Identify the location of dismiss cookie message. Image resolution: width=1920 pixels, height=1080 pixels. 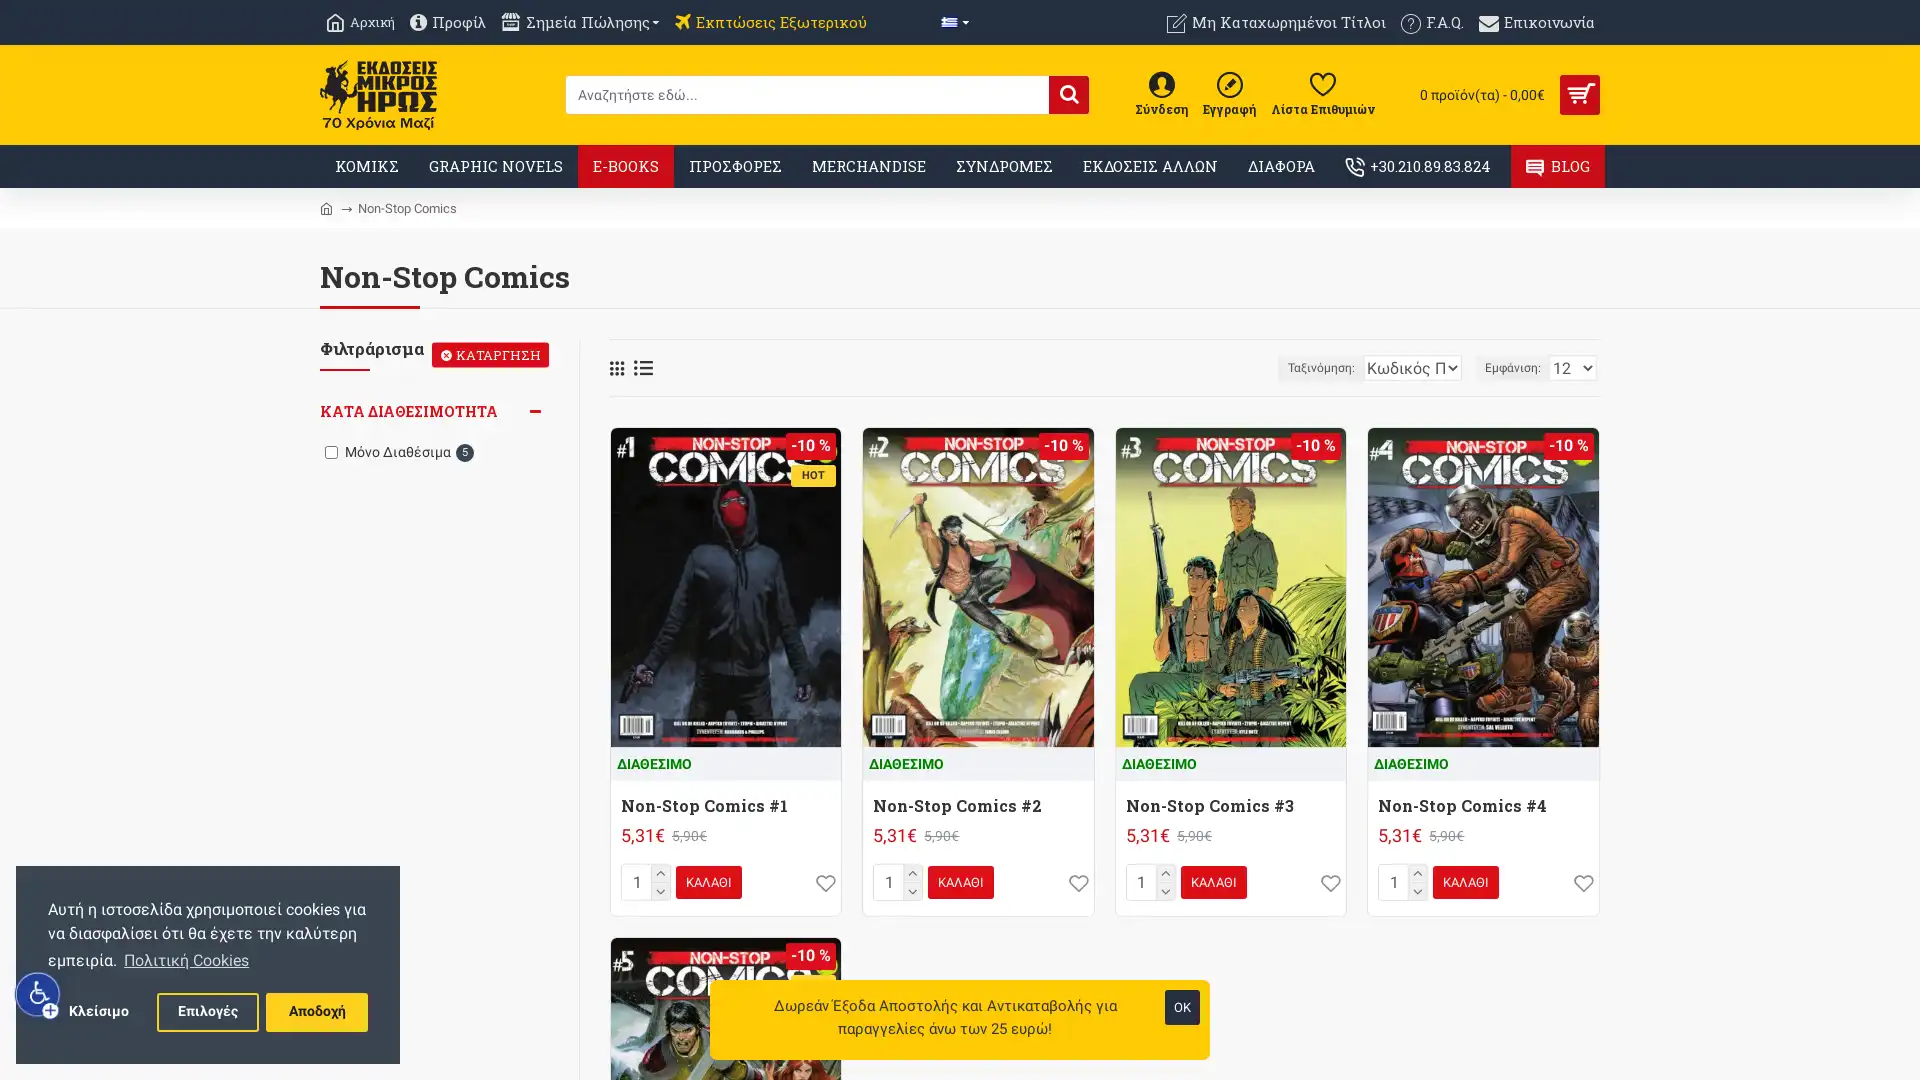
(97, 1011).